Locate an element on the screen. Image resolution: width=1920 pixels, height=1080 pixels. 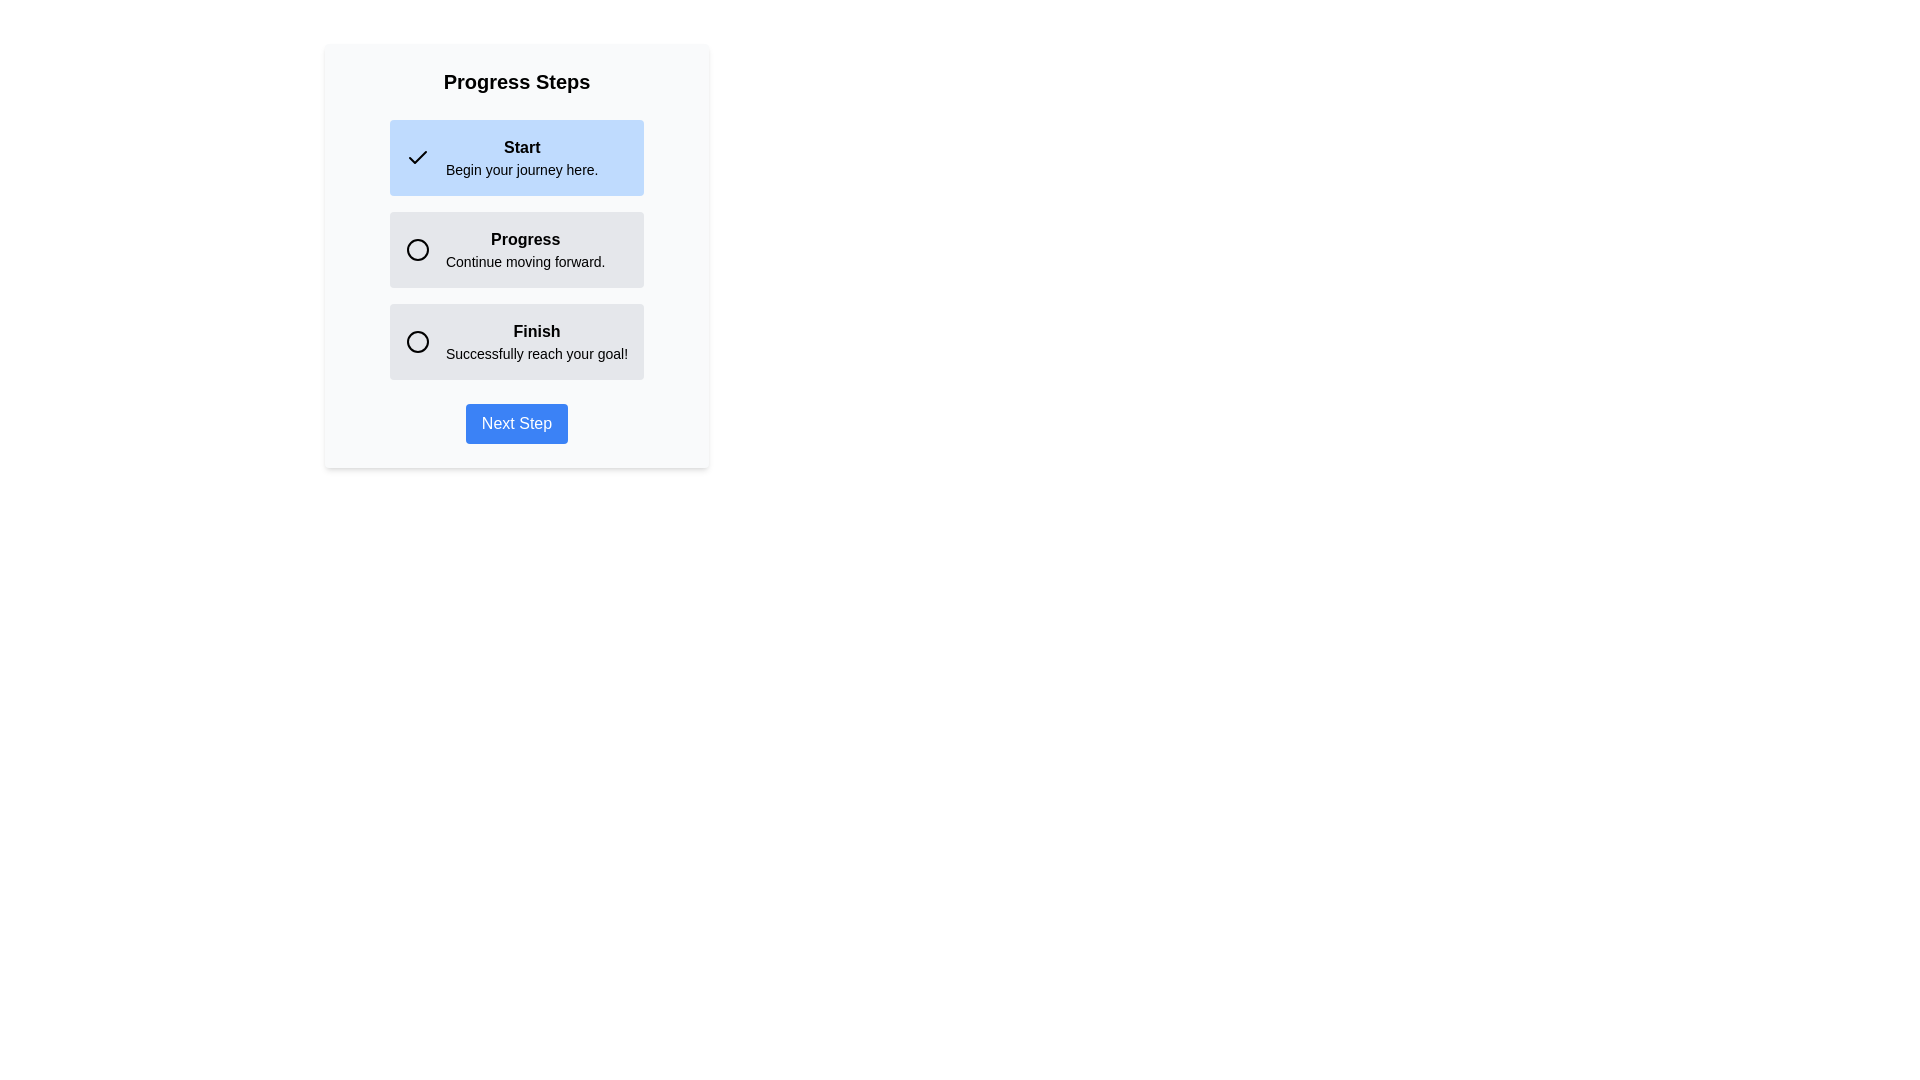
the SVG Circle Graphic, which serves as a visual indicator in the Progress section of the interface is located at coordinates (416, 249).